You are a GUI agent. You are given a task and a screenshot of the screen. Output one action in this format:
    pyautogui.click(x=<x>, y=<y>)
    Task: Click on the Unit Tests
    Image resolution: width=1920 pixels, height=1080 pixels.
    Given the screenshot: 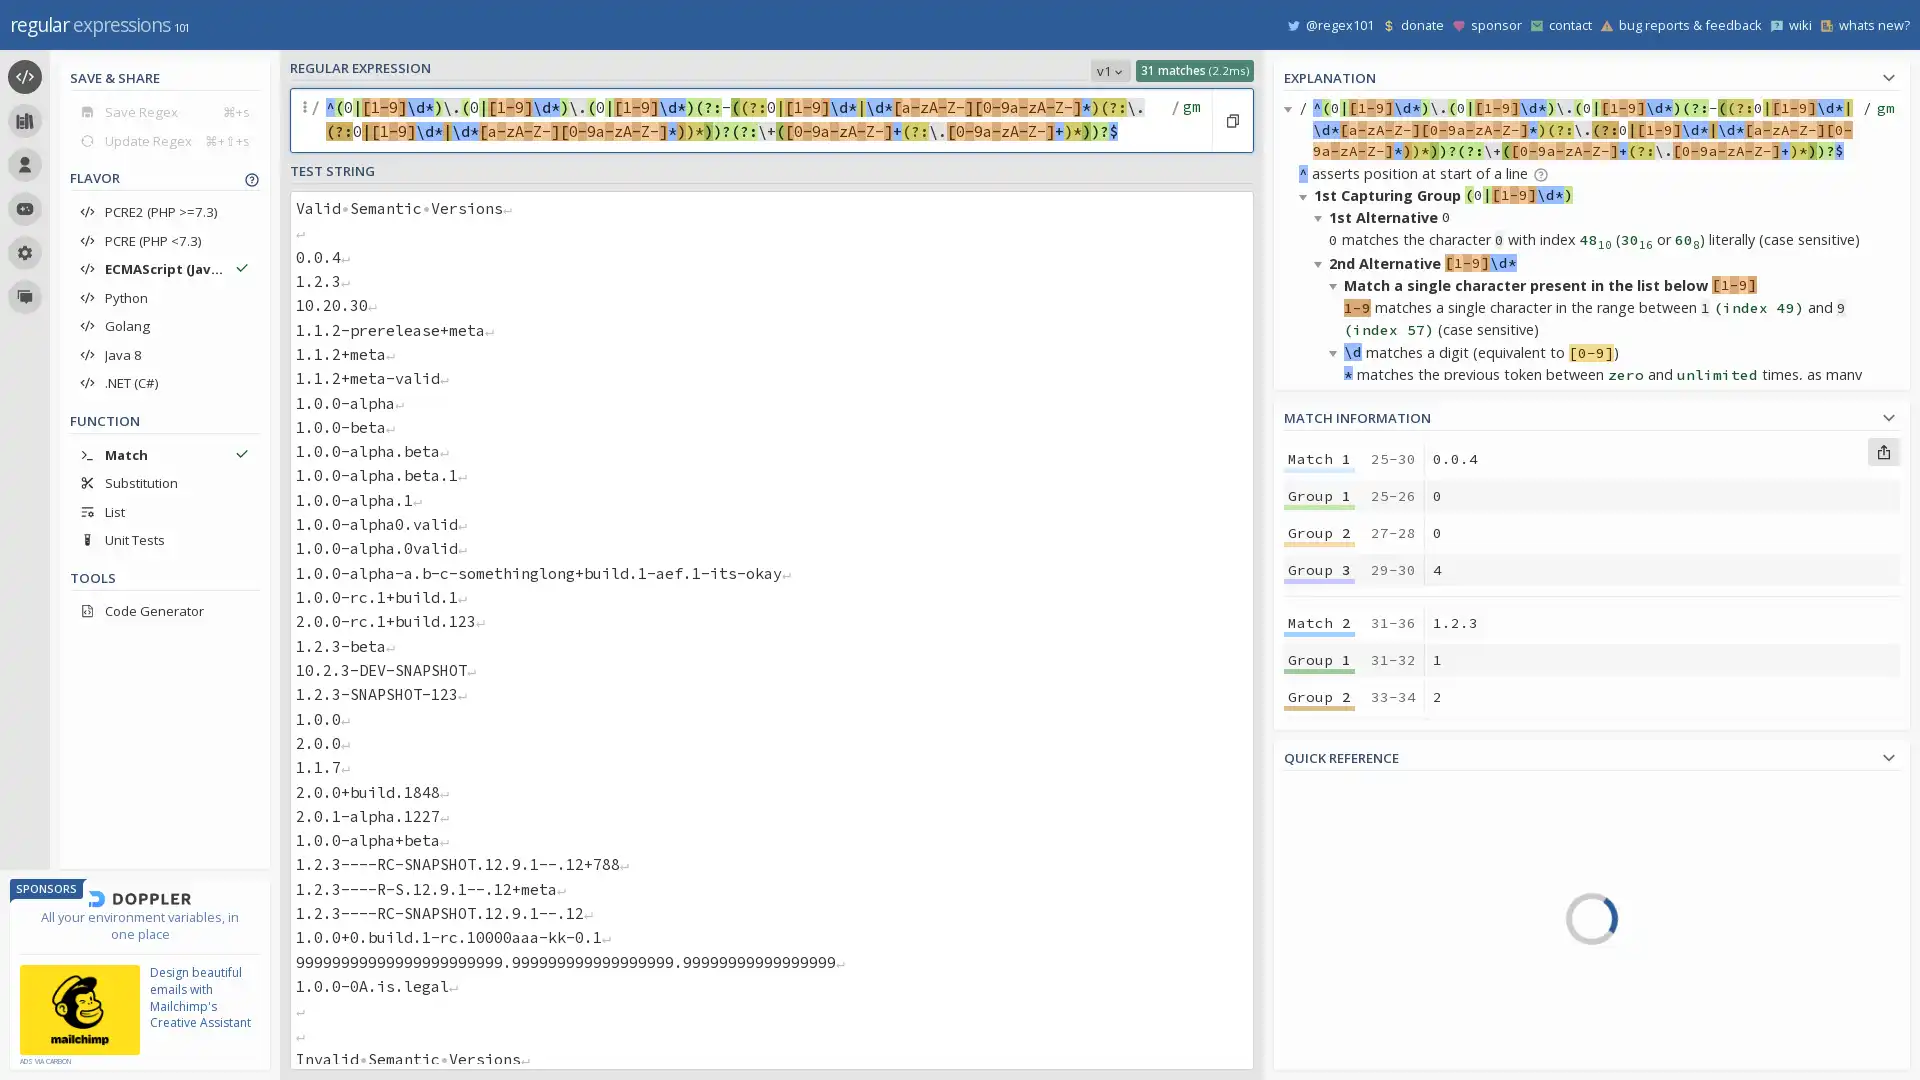 What is the action you would take?
    pyautogui.click(x=164, y=540)
    